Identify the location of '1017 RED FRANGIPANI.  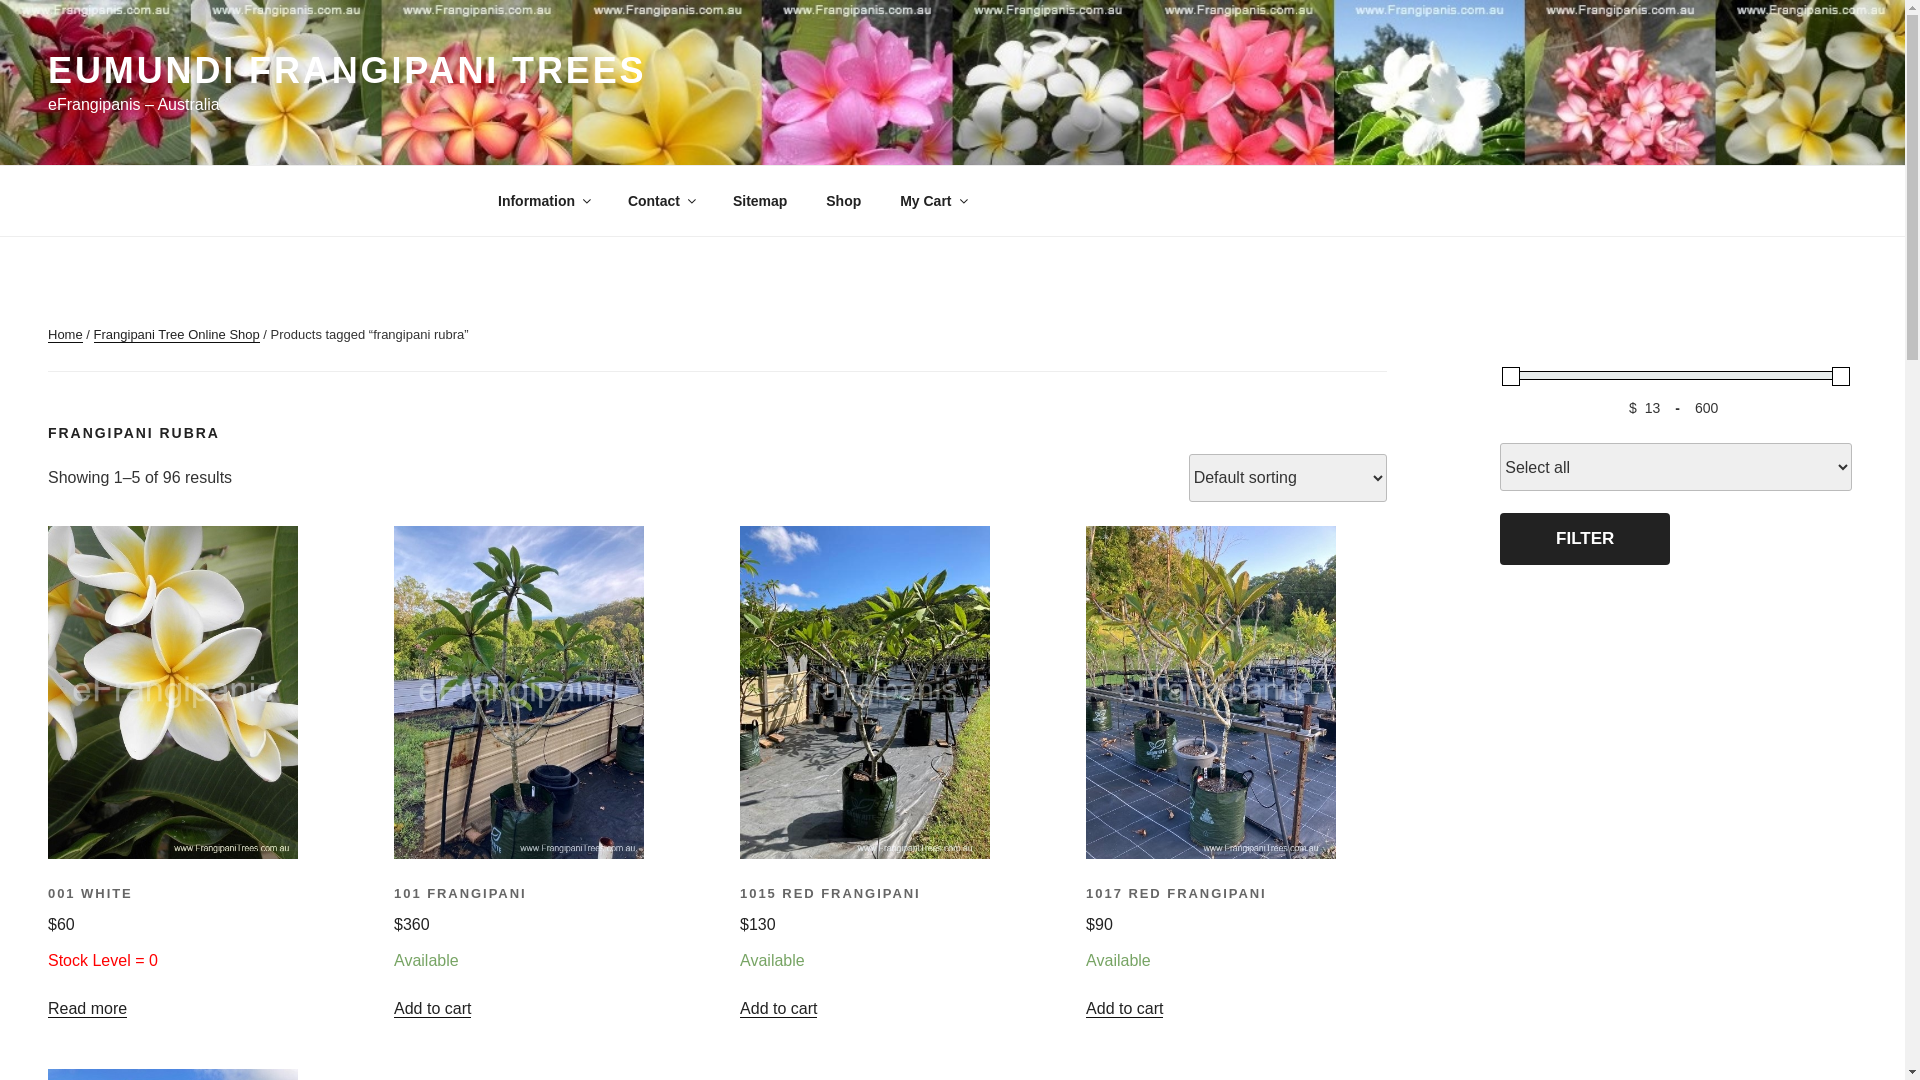
(1084, 930).